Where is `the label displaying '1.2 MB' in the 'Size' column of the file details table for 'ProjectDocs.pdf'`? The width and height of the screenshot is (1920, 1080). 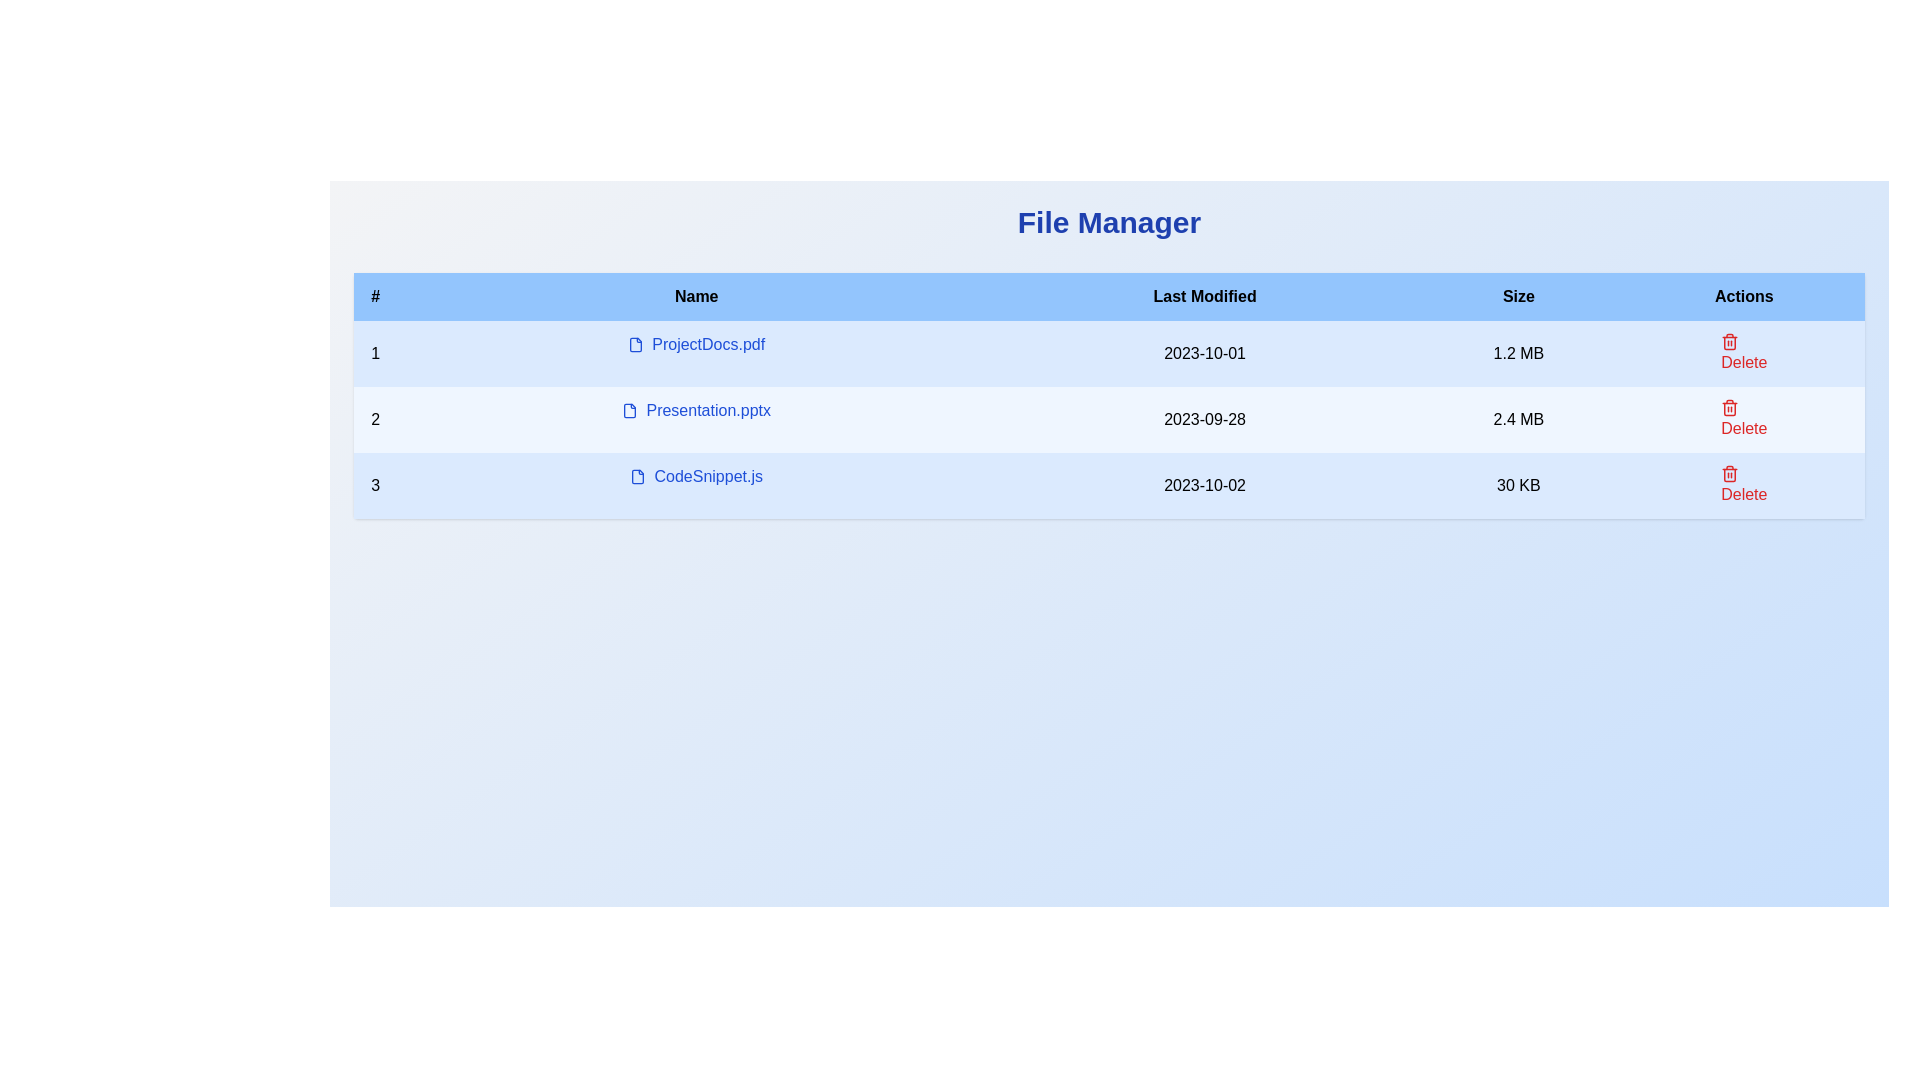
the label displaying '1.2 MB' in the 'Size' column of the file details table for 'ProjectDocs.pdf' is located at coordinates (1518, 353).